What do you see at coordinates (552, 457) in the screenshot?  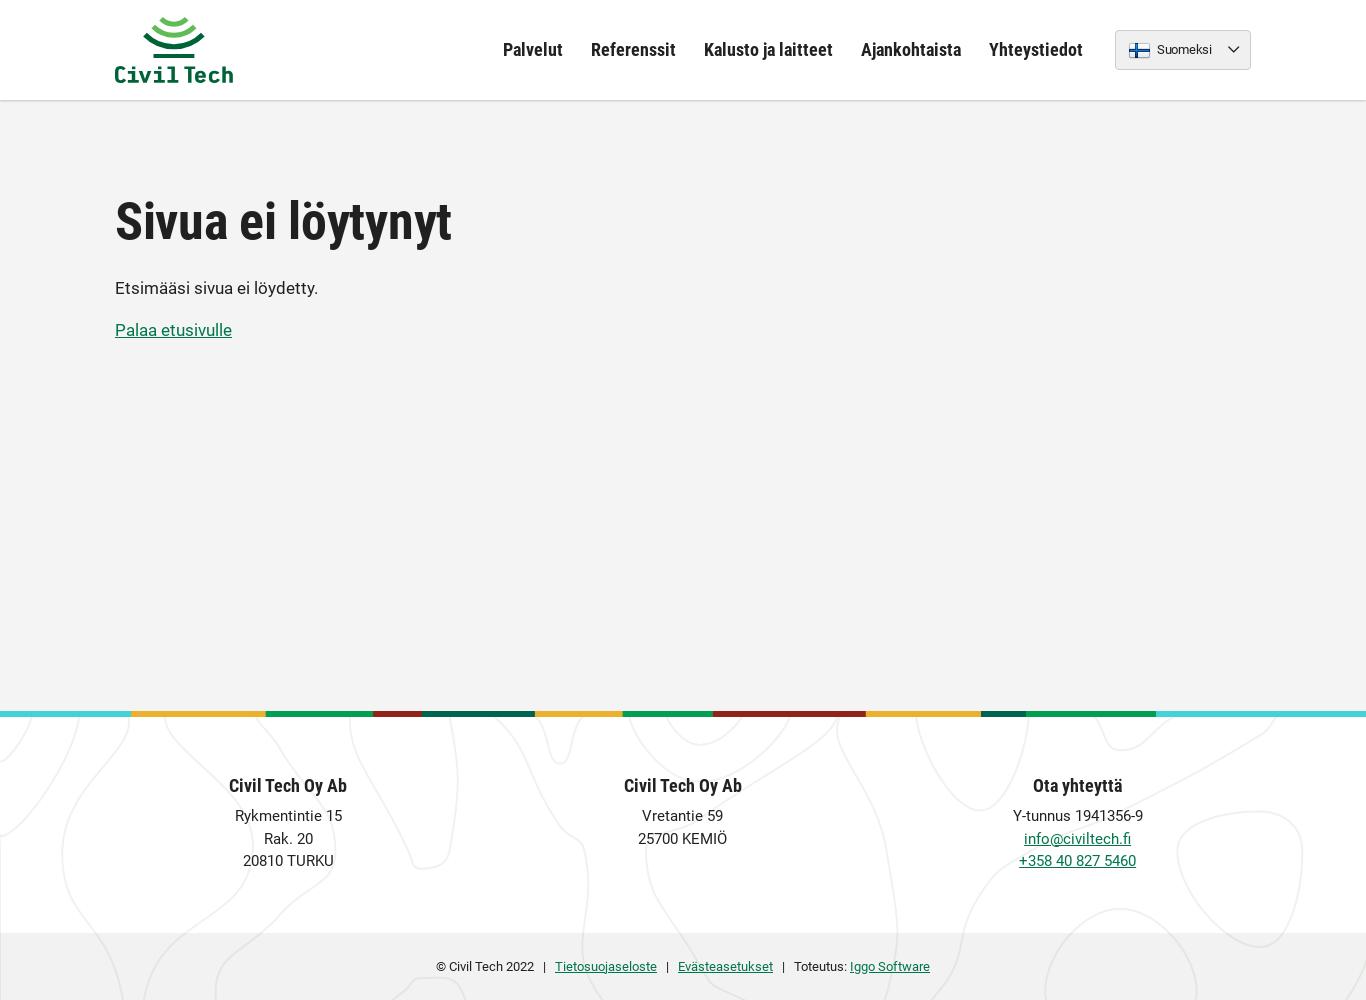 I see `'Hakusana'` at bounding box center [552, 457].